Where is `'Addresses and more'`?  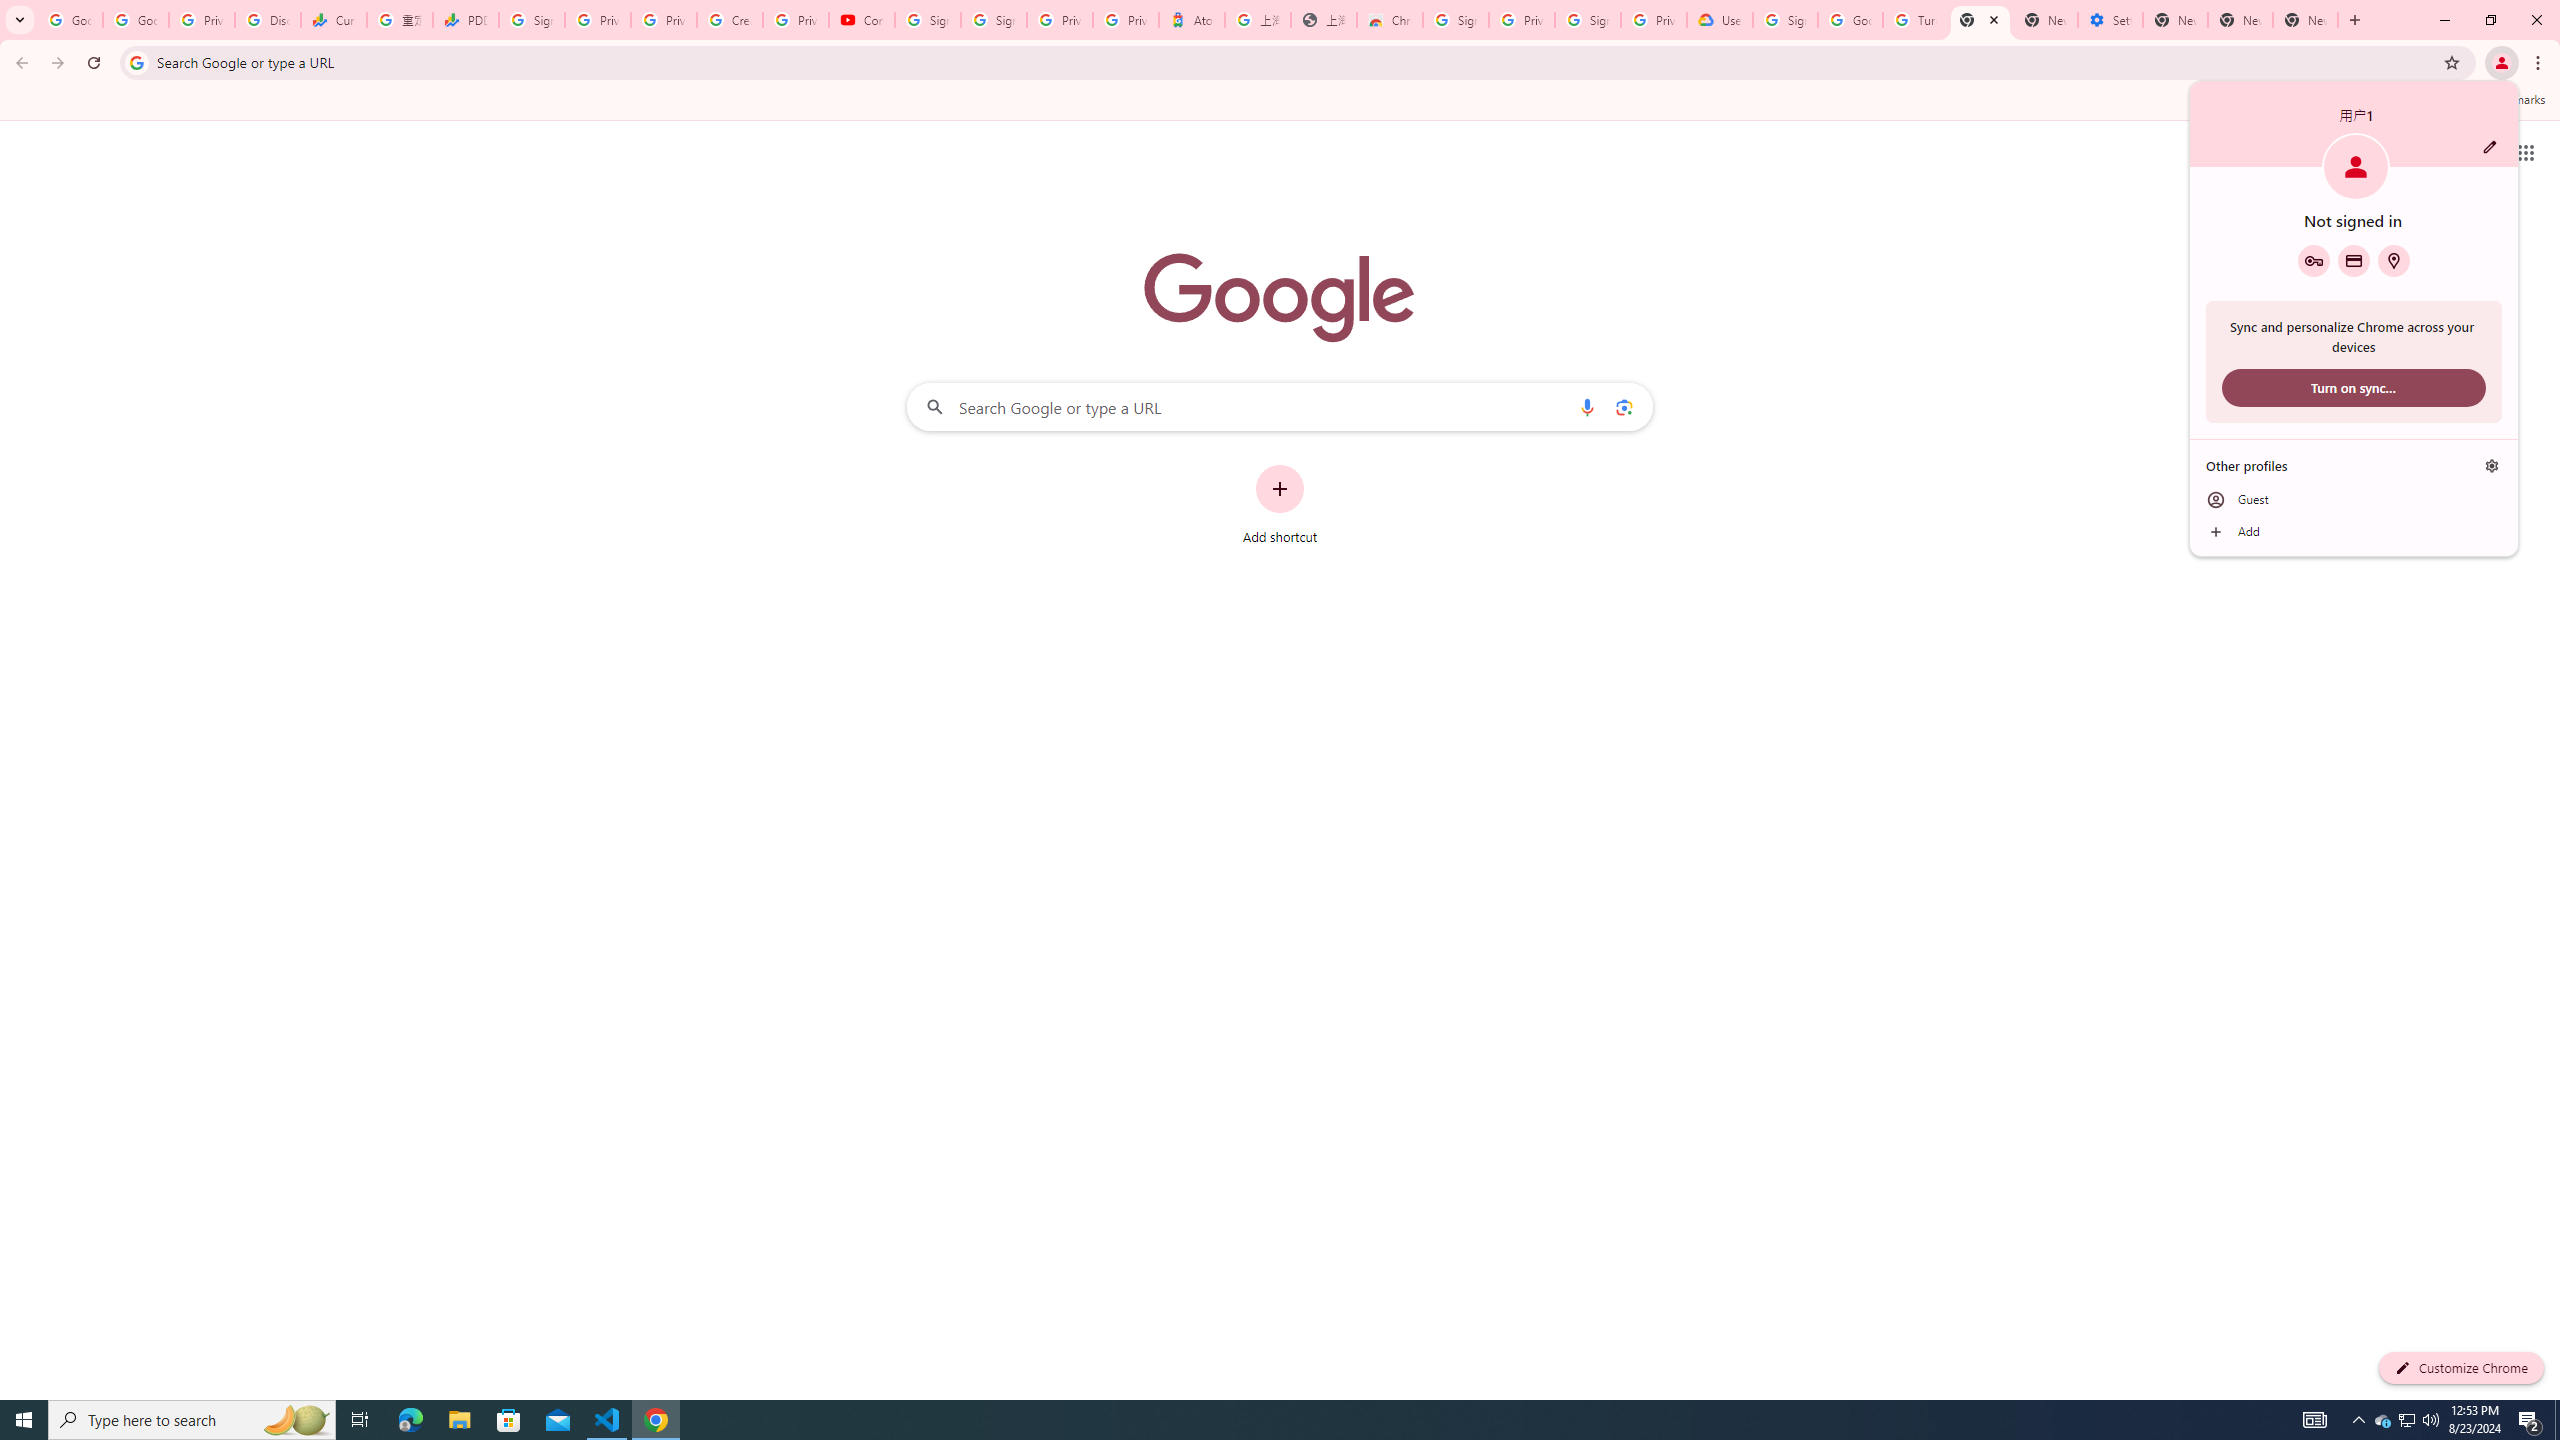
'Addresses and more' is located at coordinates (2392, 260).